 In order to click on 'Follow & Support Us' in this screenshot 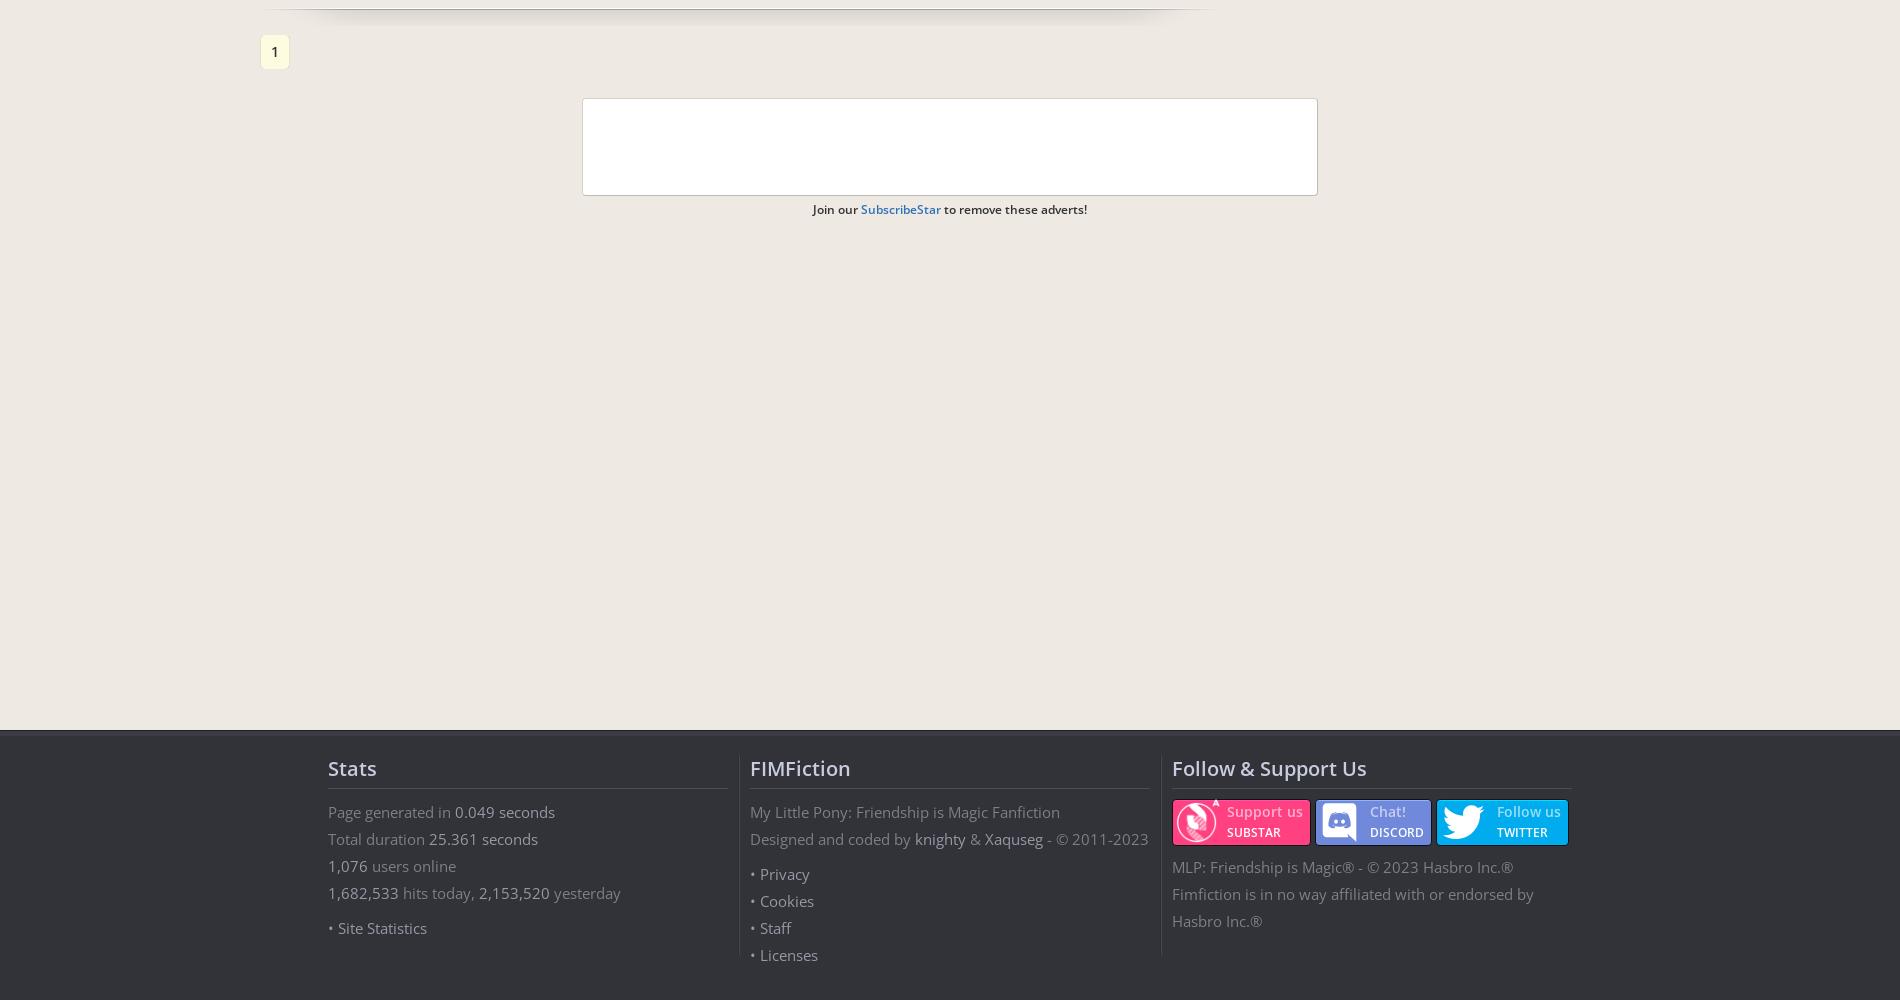, I will do `click(1268, 768)`.